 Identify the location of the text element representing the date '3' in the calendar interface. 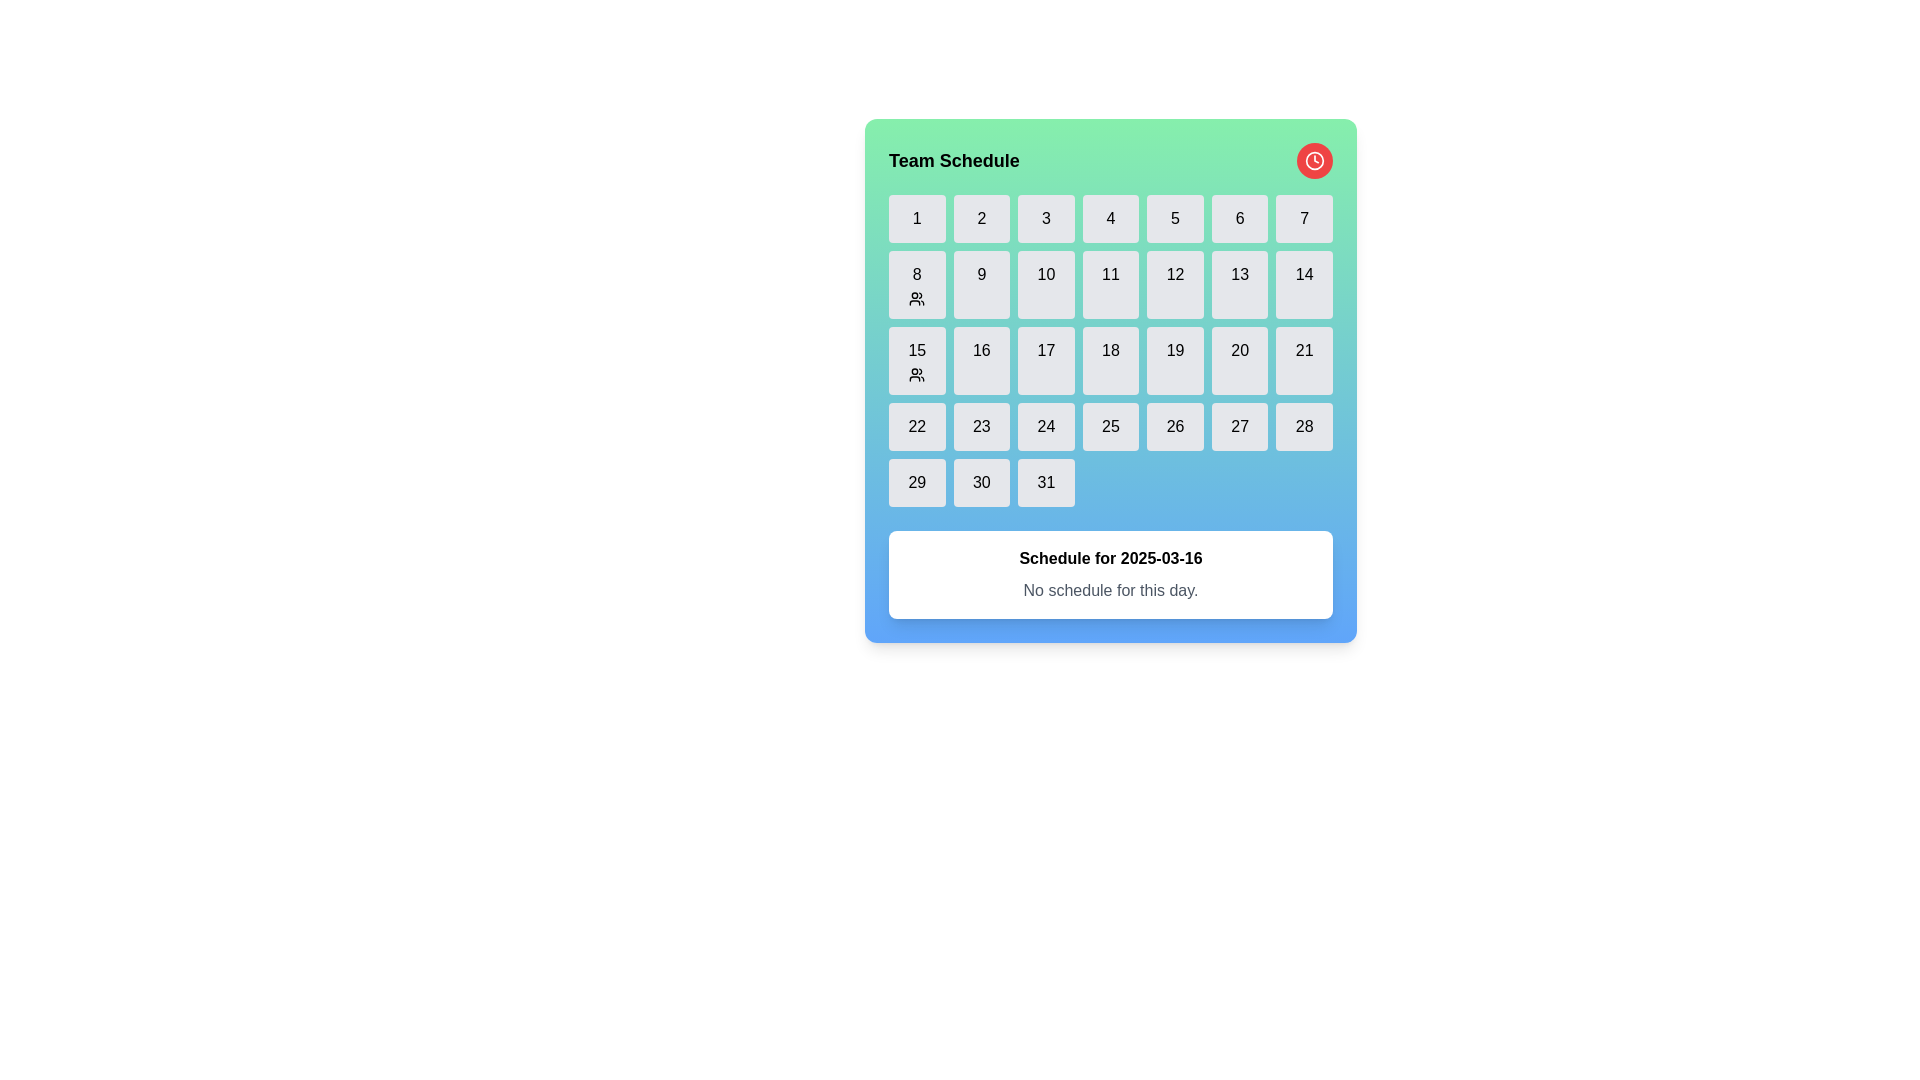
(1045, 219).